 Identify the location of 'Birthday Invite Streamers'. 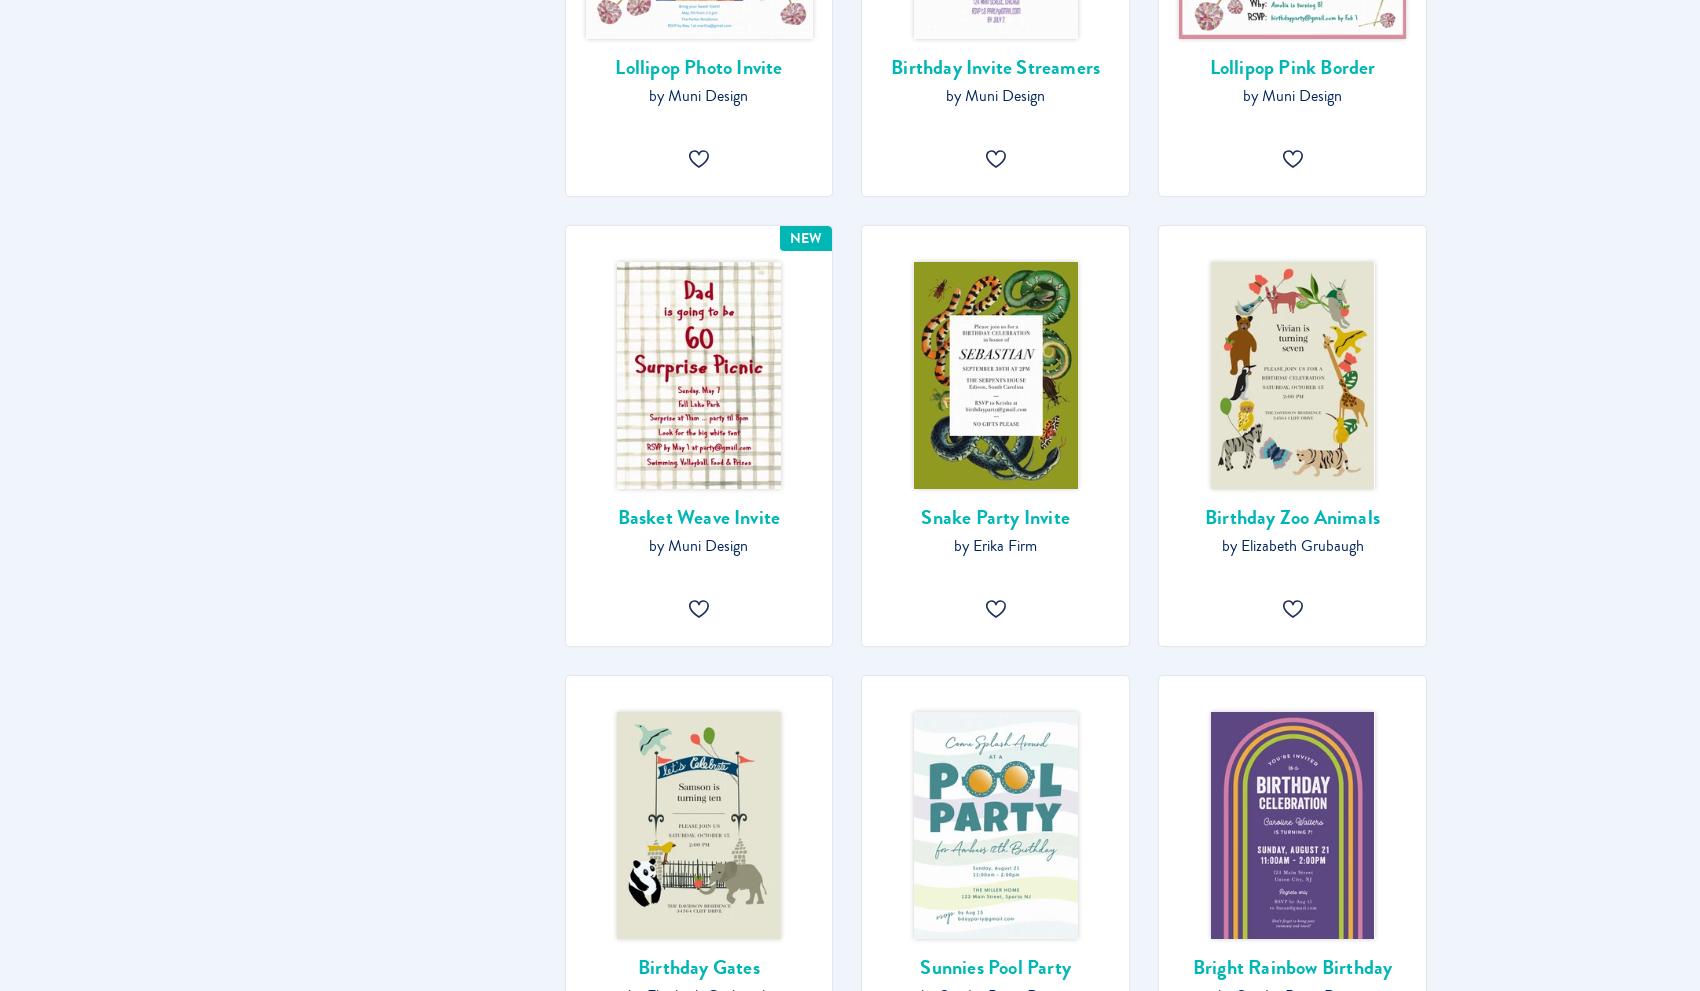
(994, 67).